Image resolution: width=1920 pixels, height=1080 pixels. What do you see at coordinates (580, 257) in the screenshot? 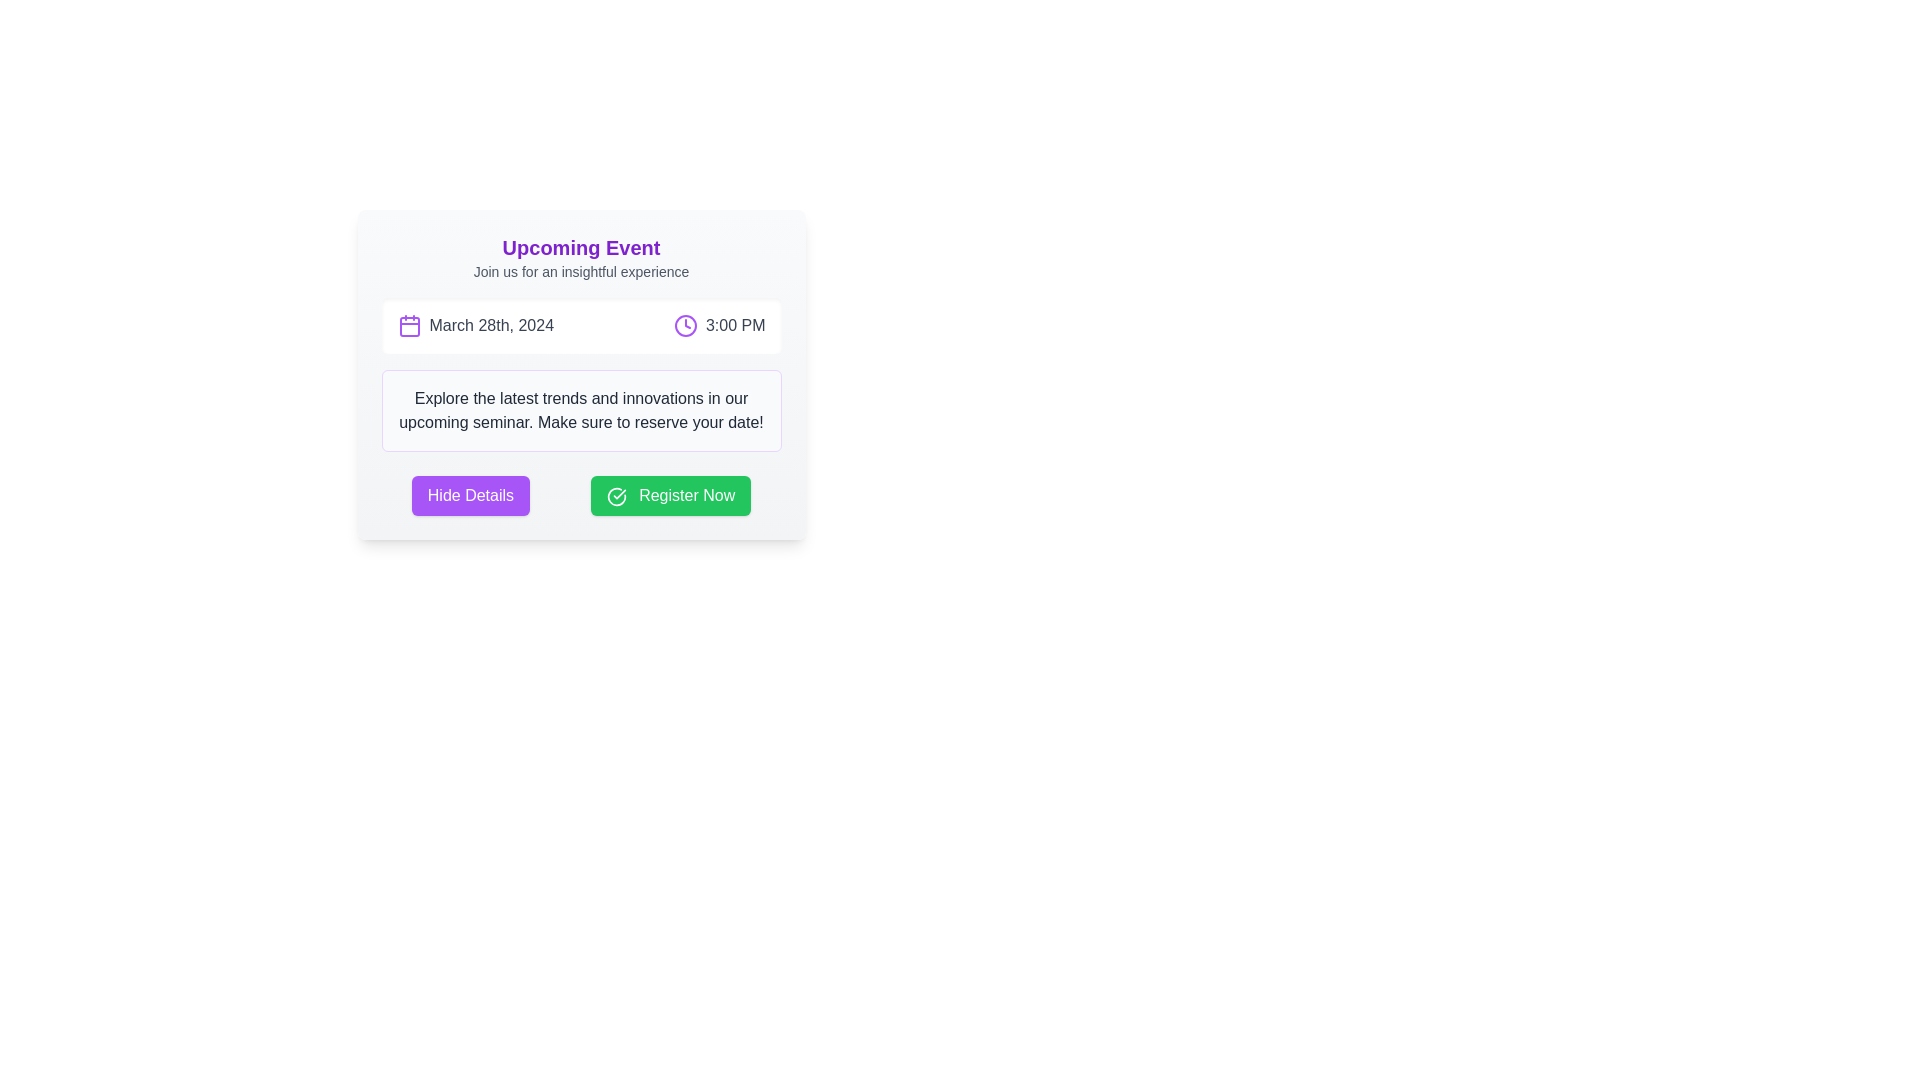
I see `text from the composite text element that includes a bold purple heading 'Upcoming Event' and a lighter gray subtitle 'Join us for an insightful experience.'` at bounding box center [580, 257].